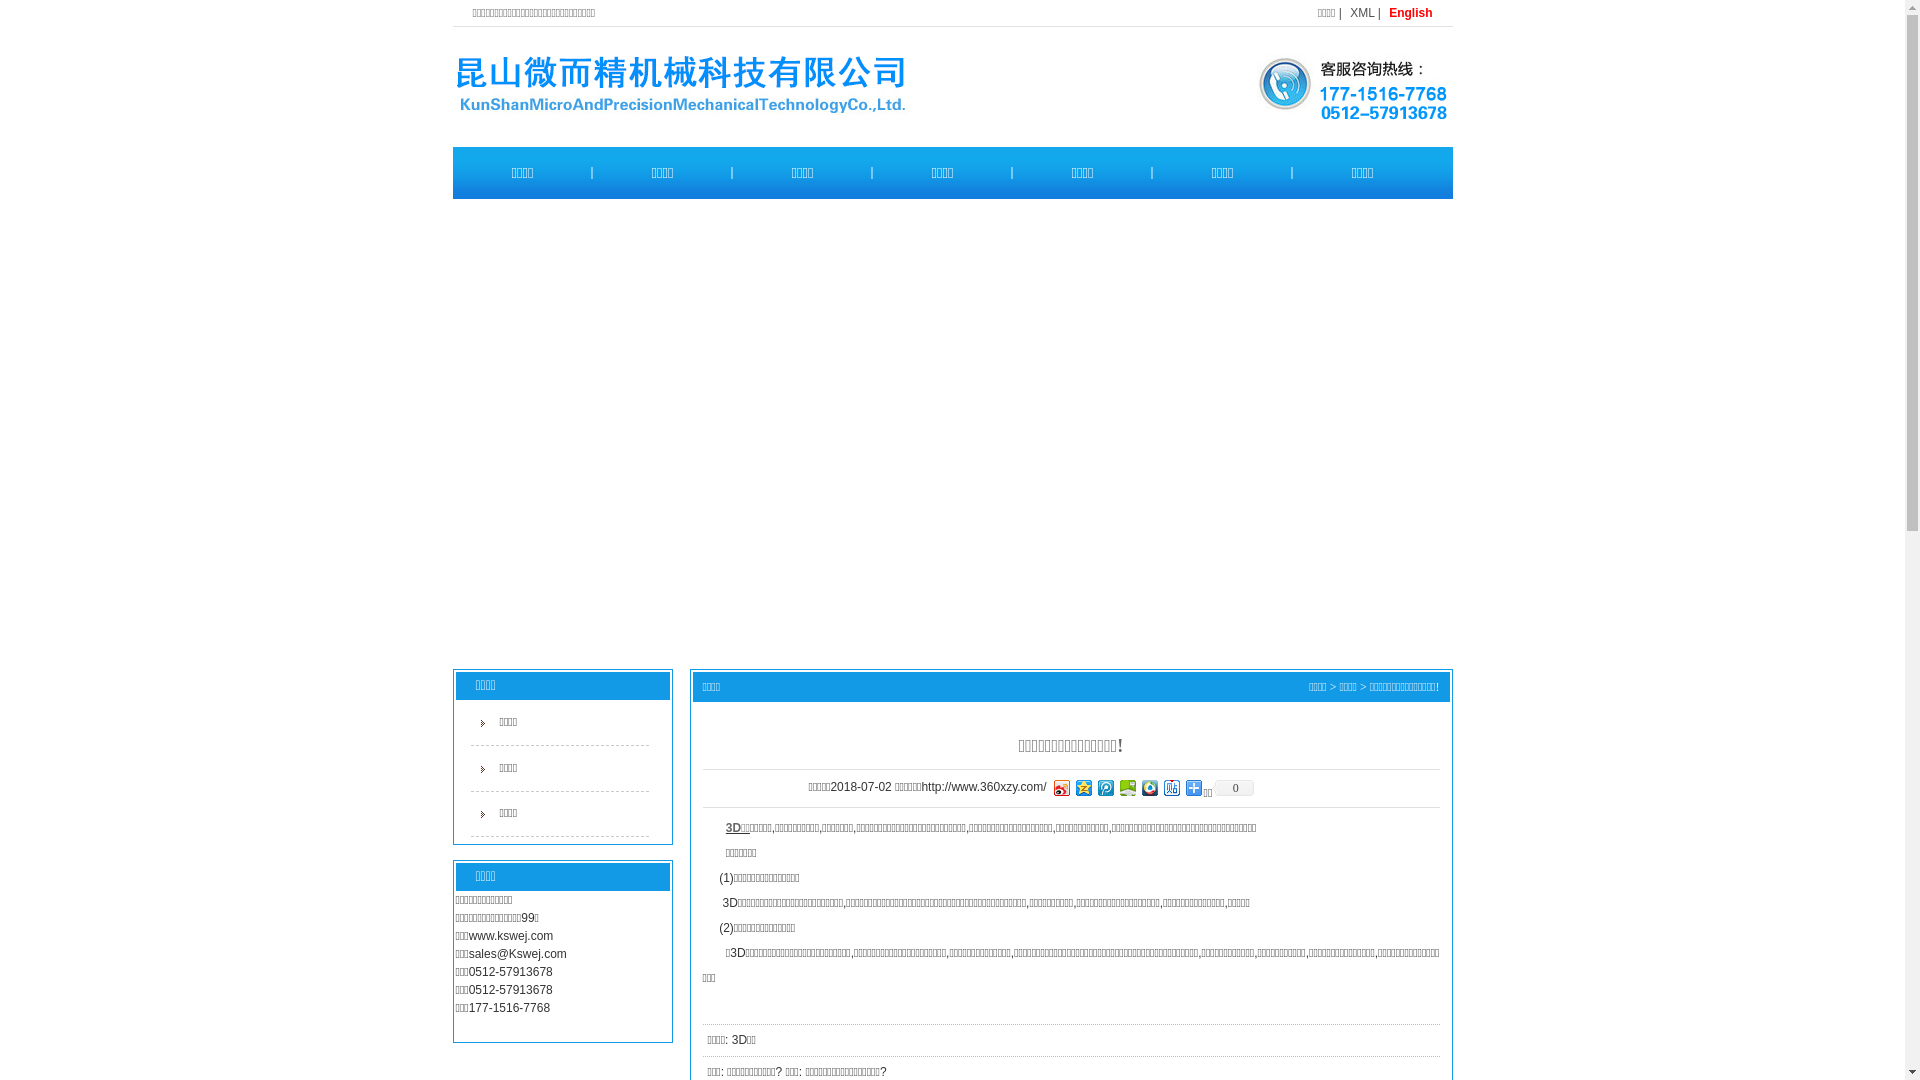 This screenshot has height=1080, width=1920. I want to click on 'XML', so click(1361, 12).